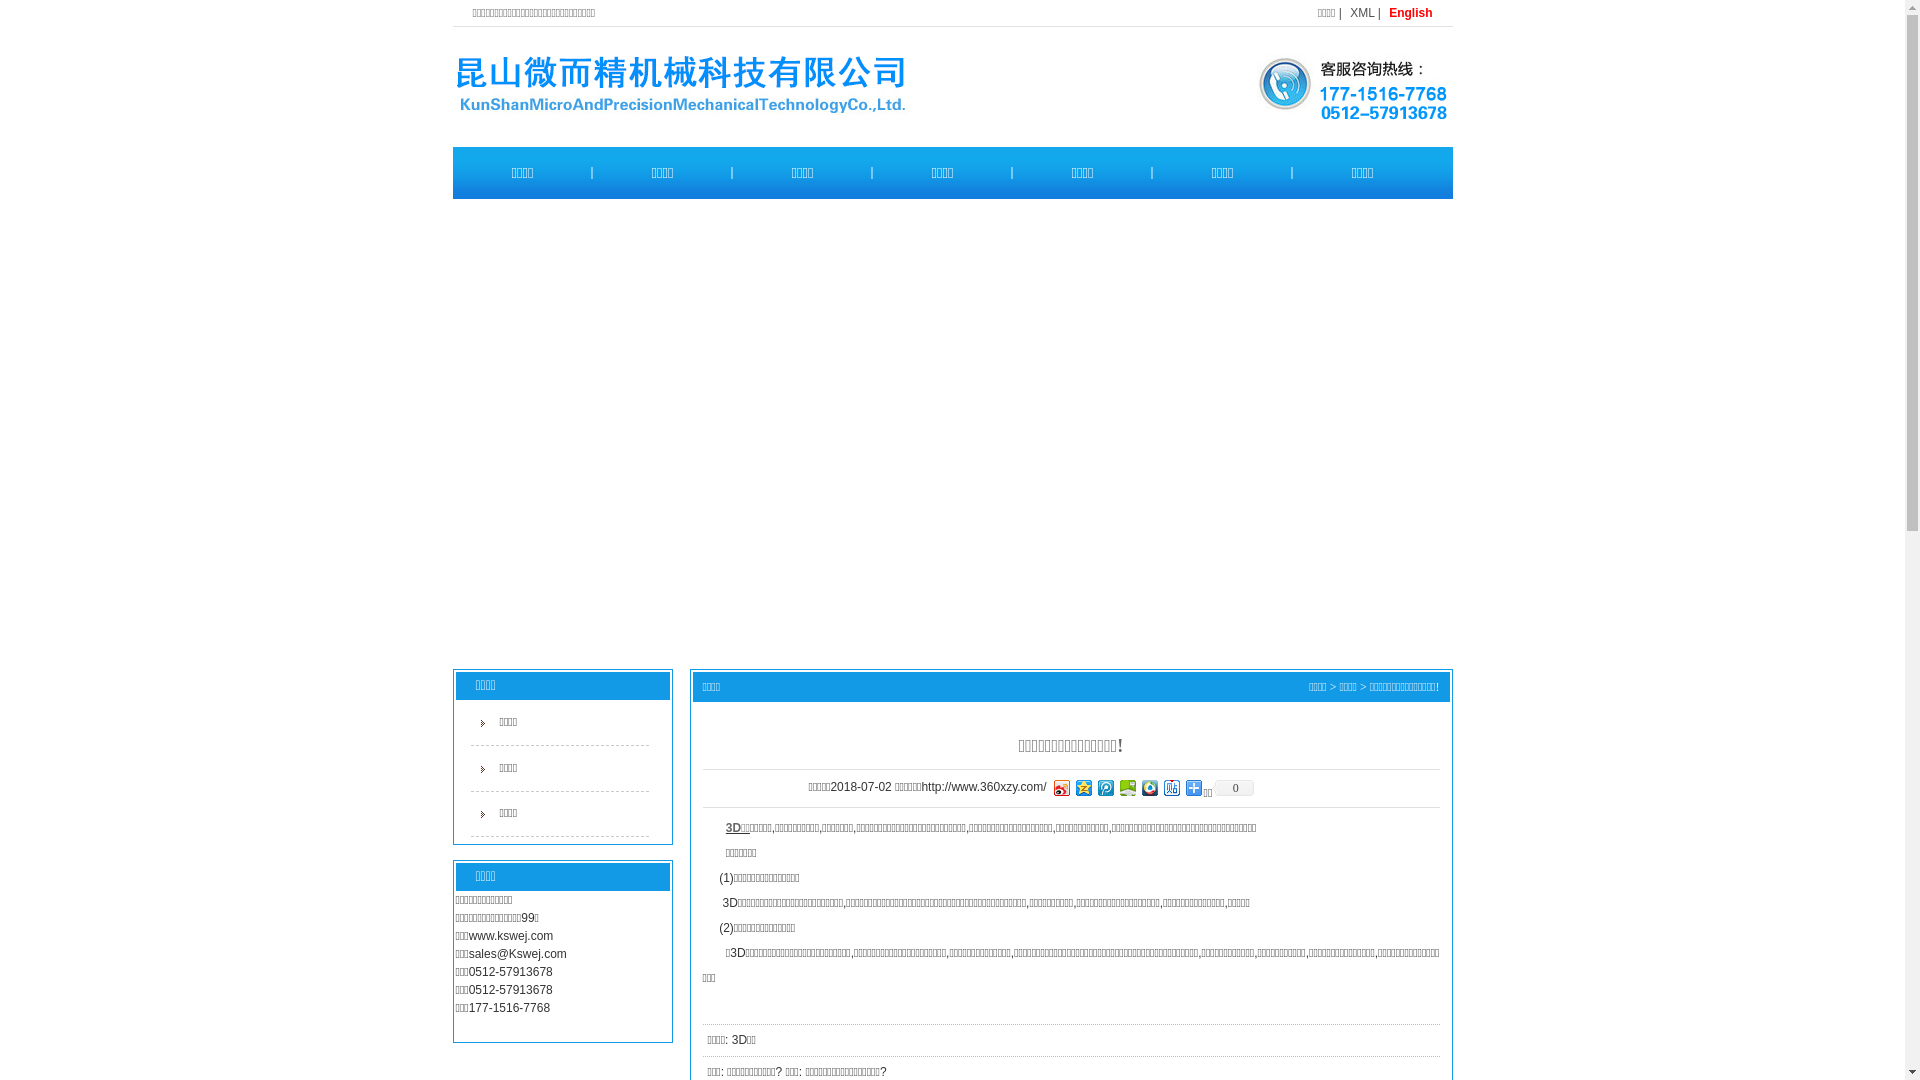 This screenshot has height=1080, width=1920. I want to click on 'XML', so click(1361, 12).